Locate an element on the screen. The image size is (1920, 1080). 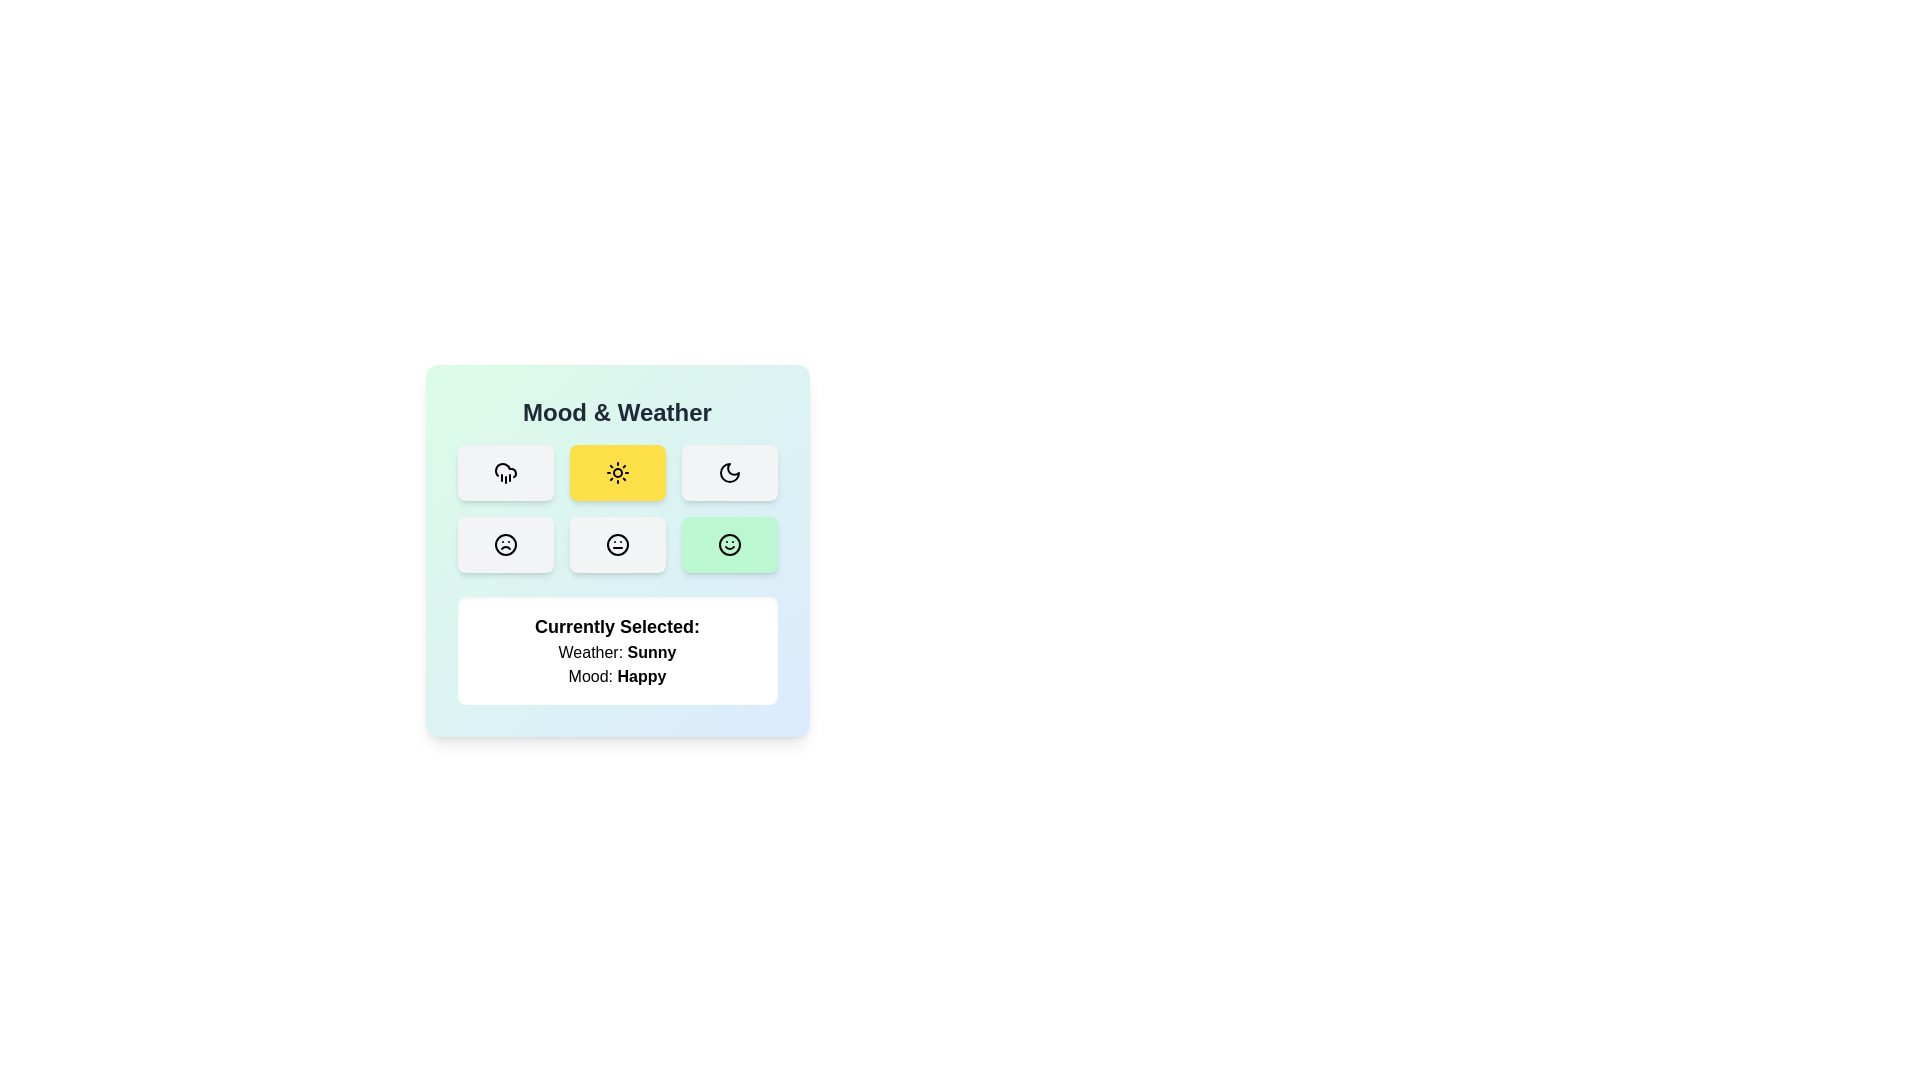
the circle element that is part of the frown face icon located in the middle column of the bottom row of the mood buttons is located at coordinates (505, 544).